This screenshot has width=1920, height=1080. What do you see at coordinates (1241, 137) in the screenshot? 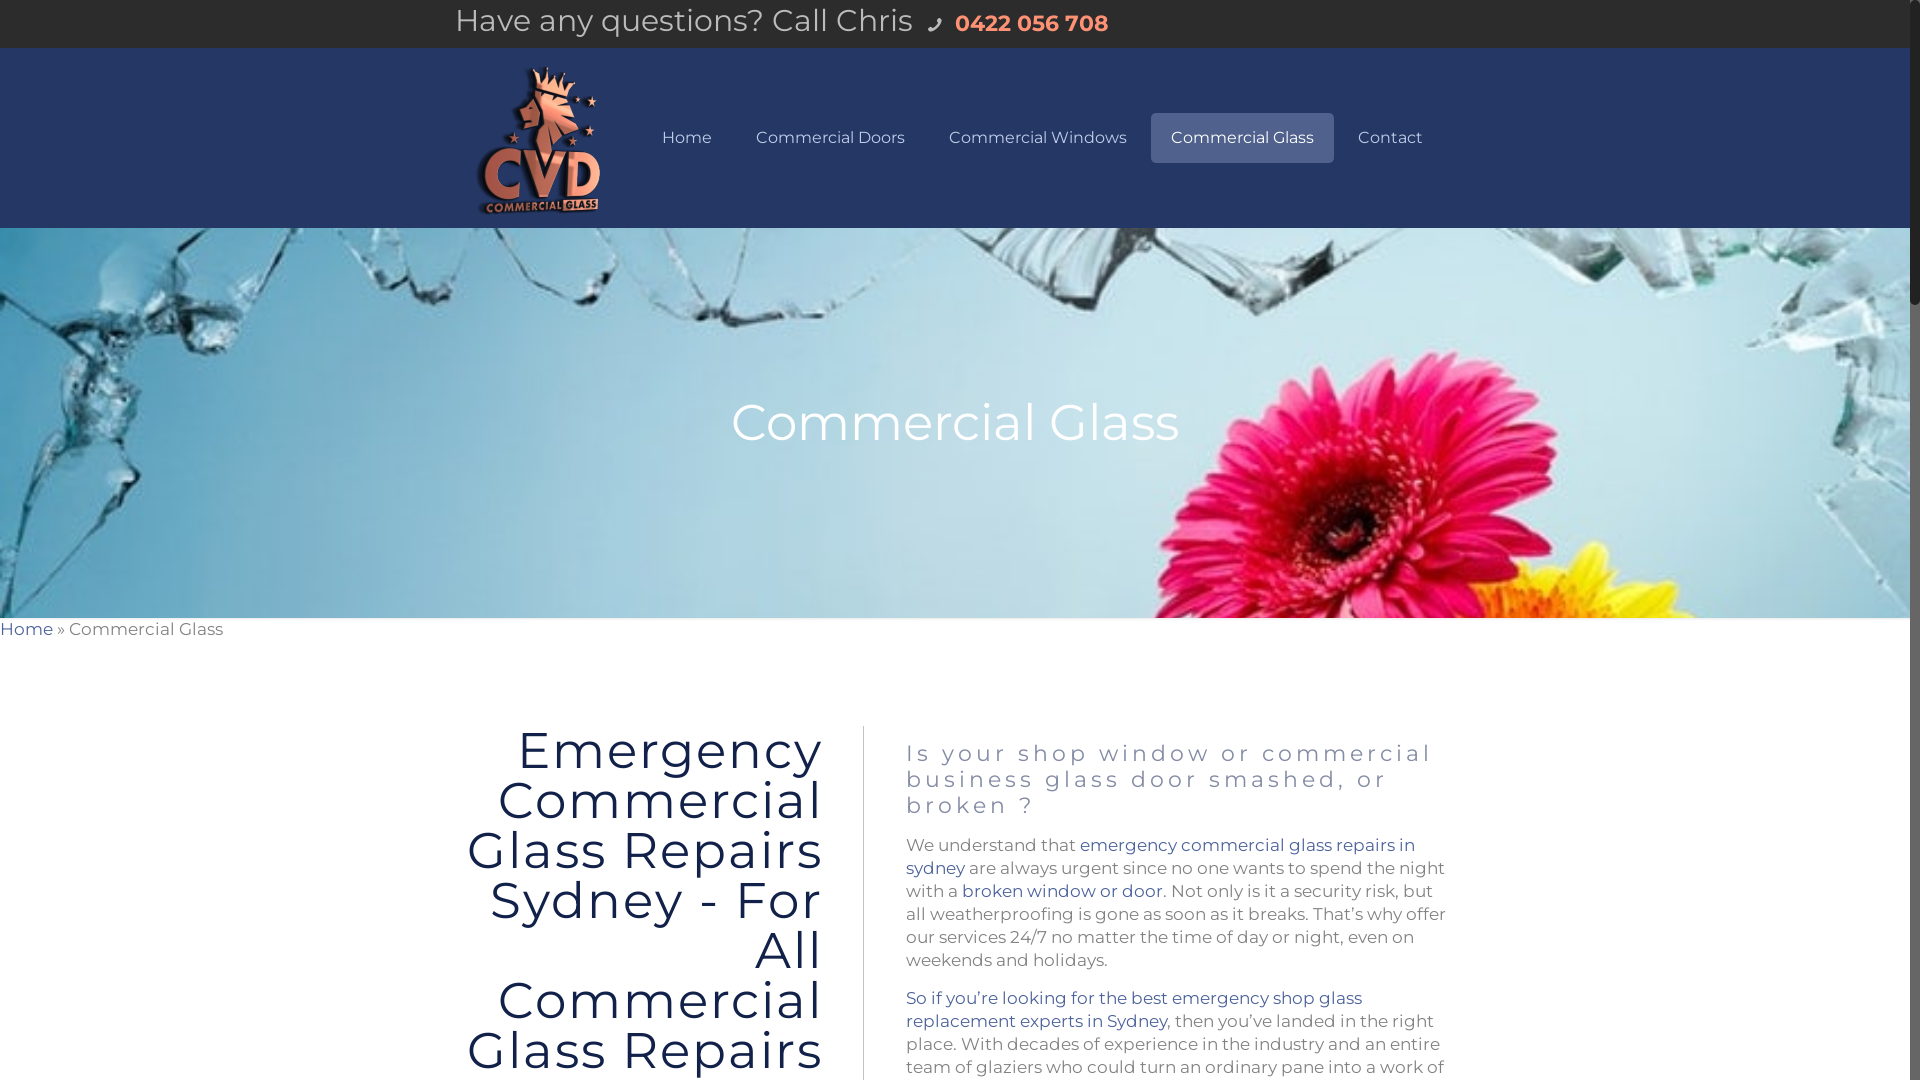
I see `'Commercial Glass'` at bounding box center [1241, 137].